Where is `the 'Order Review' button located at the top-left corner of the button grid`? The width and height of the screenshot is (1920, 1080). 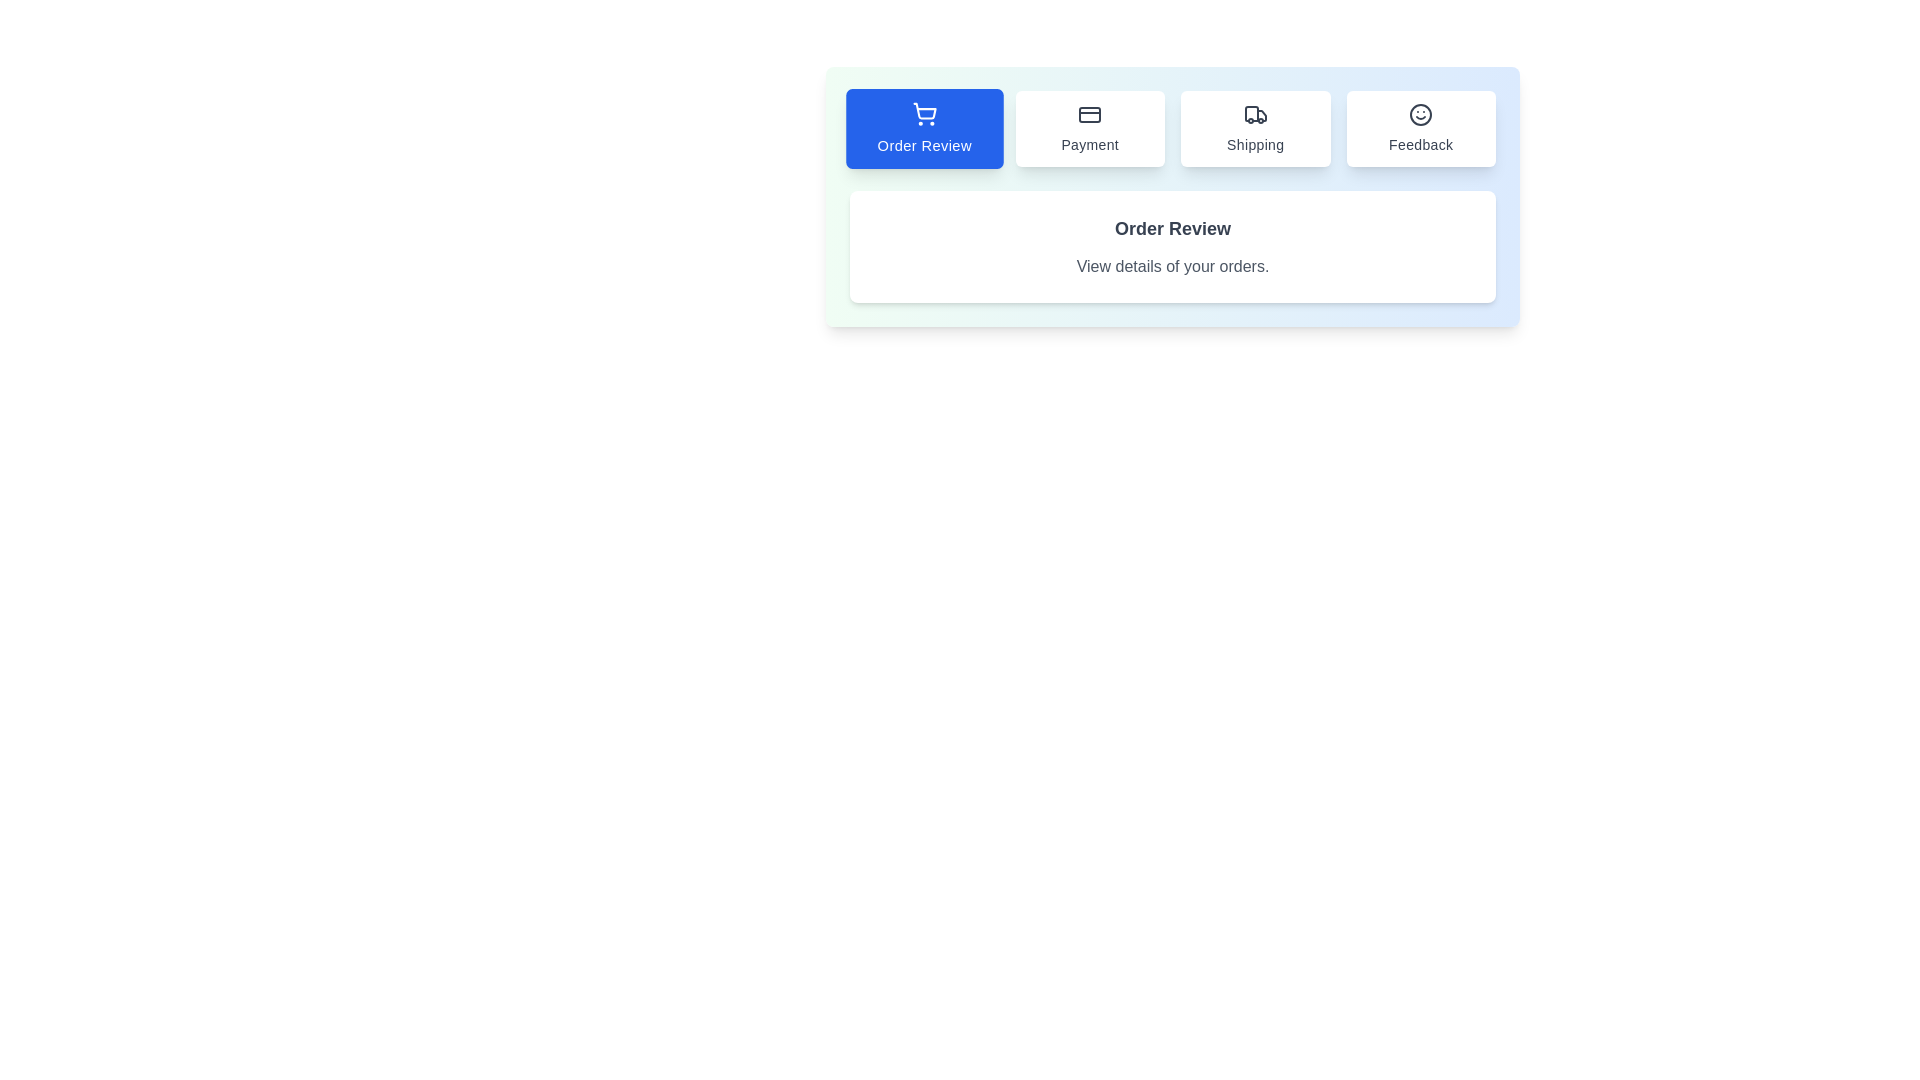
the 'Order Review' button located at the top-left corner of the button grid is located at coordinates (923, 128).